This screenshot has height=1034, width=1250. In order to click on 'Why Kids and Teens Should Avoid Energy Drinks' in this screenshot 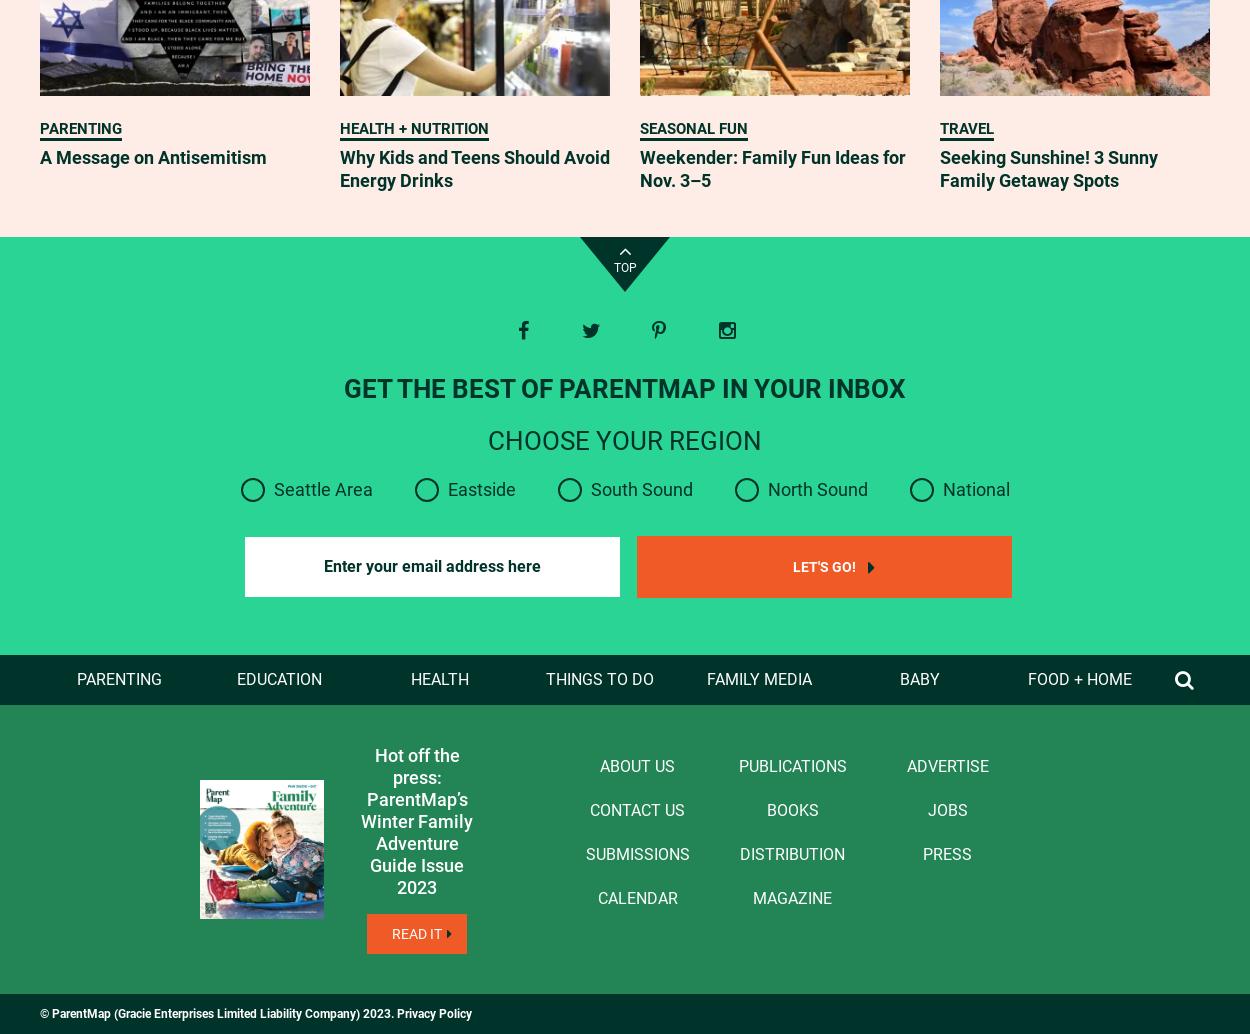, I will do `click(339, 168)`.